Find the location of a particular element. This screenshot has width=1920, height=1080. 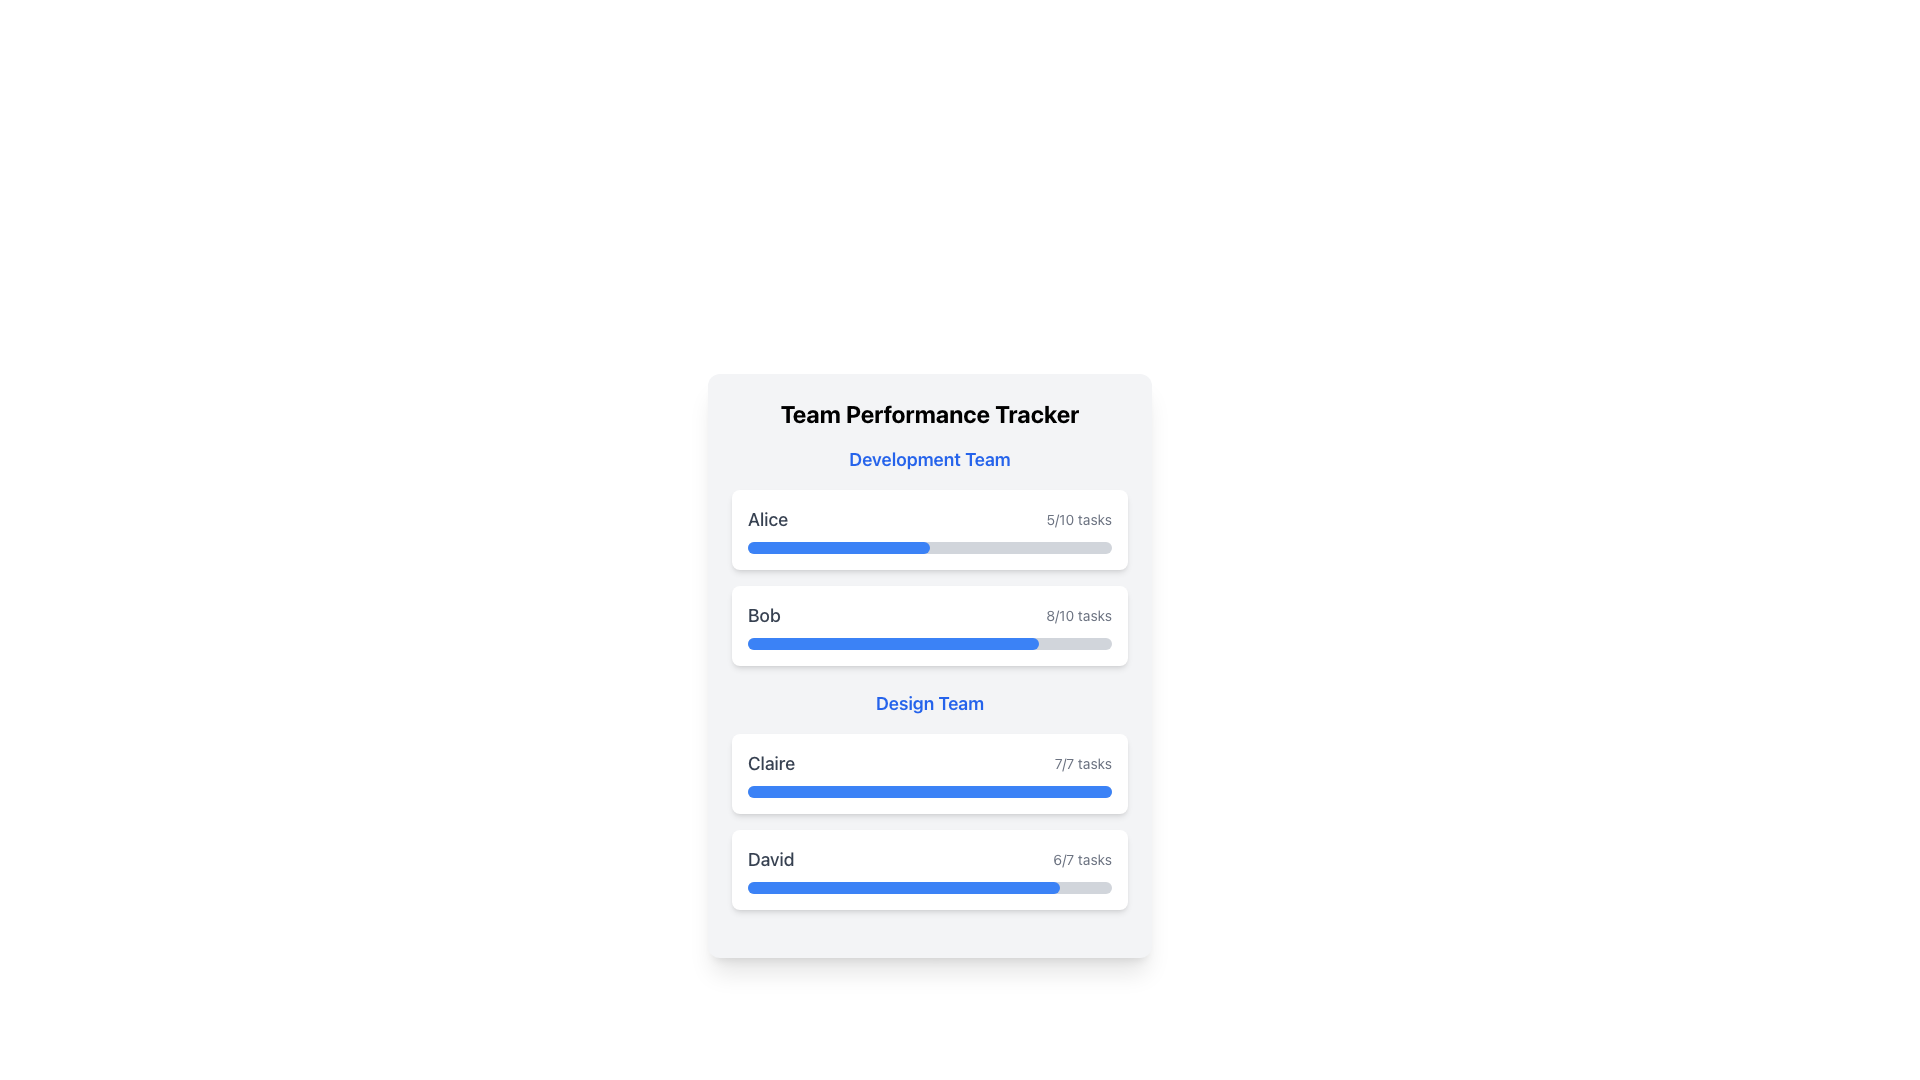

the horizontal progress bar styled with a gray background and a blue filled portion, located at the bottom of the card associated with user 'David' is located at coordinates (929, 886).